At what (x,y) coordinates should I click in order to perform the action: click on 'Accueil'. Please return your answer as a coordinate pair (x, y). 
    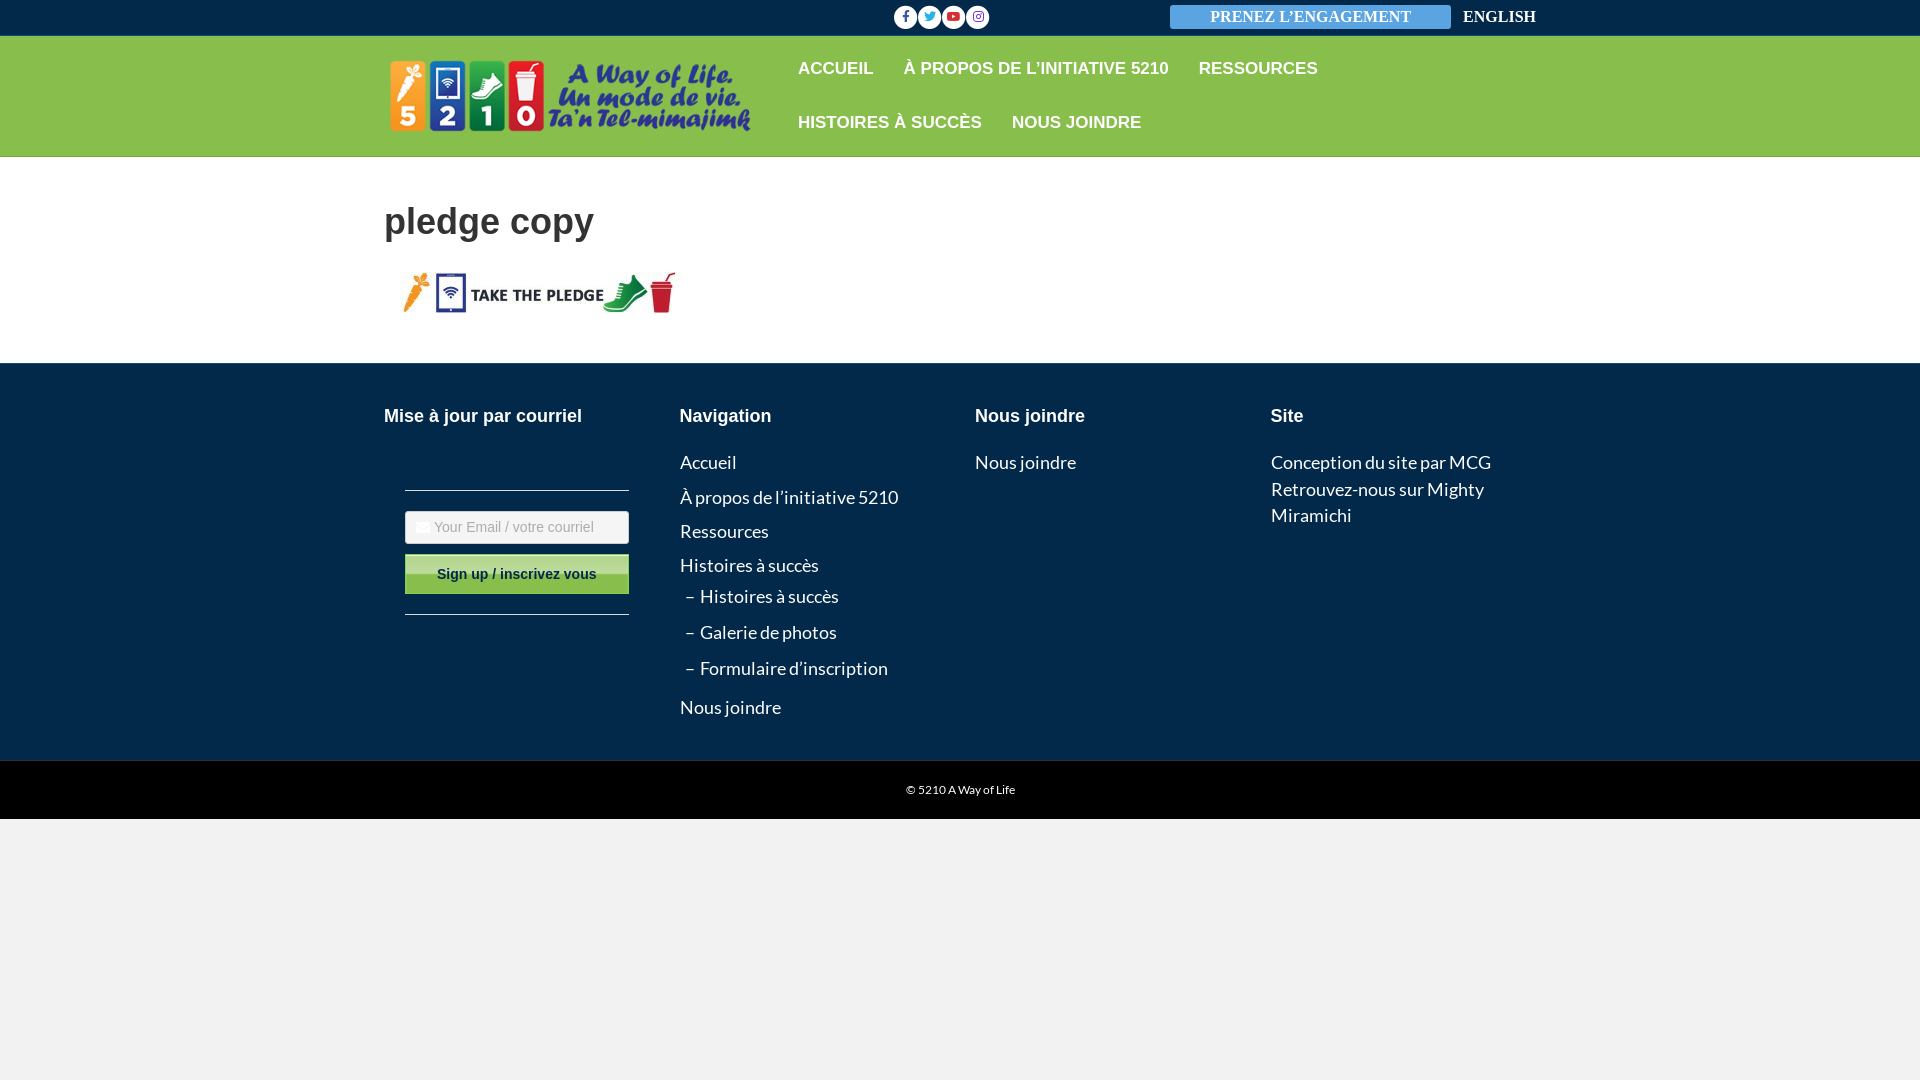
    Looking at the image, I should click on (708, 462).